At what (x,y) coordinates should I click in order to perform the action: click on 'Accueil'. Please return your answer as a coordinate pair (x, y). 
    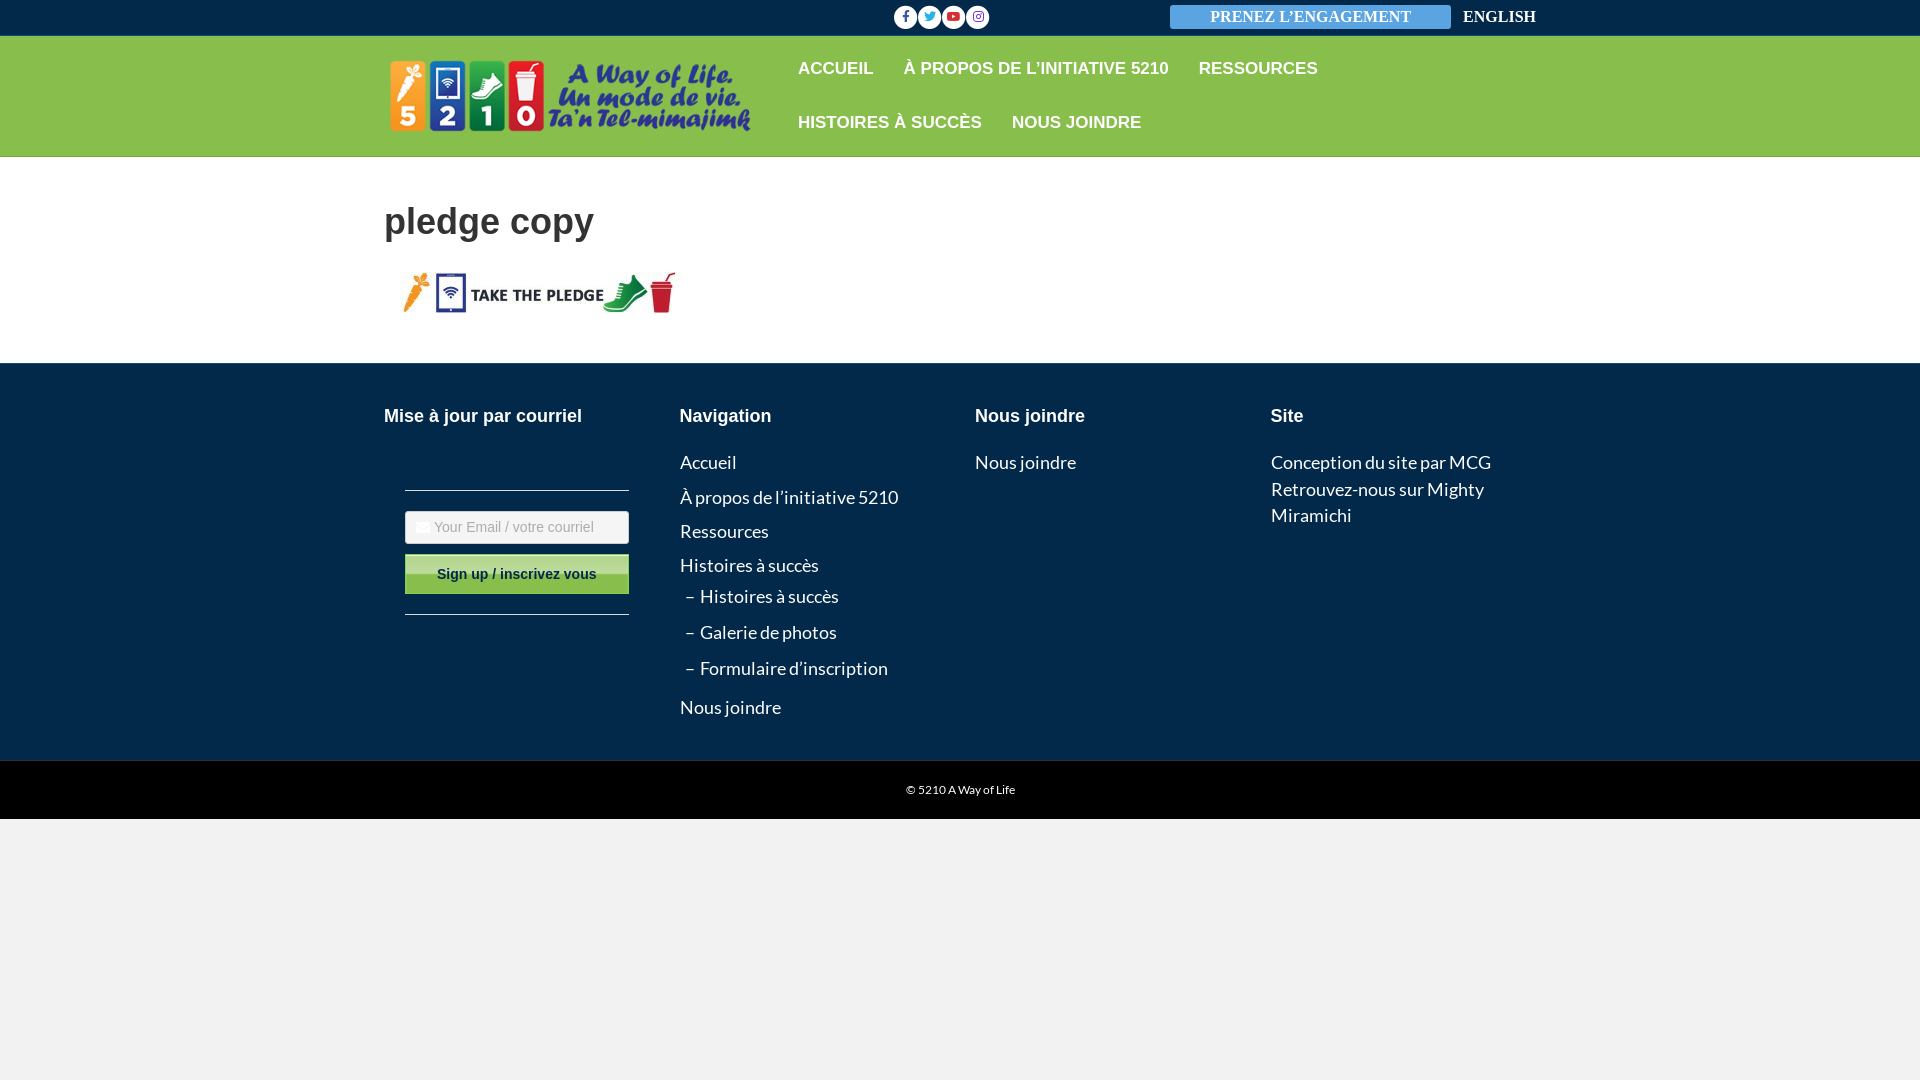
    Looking at the image, I should click on (708, 462).